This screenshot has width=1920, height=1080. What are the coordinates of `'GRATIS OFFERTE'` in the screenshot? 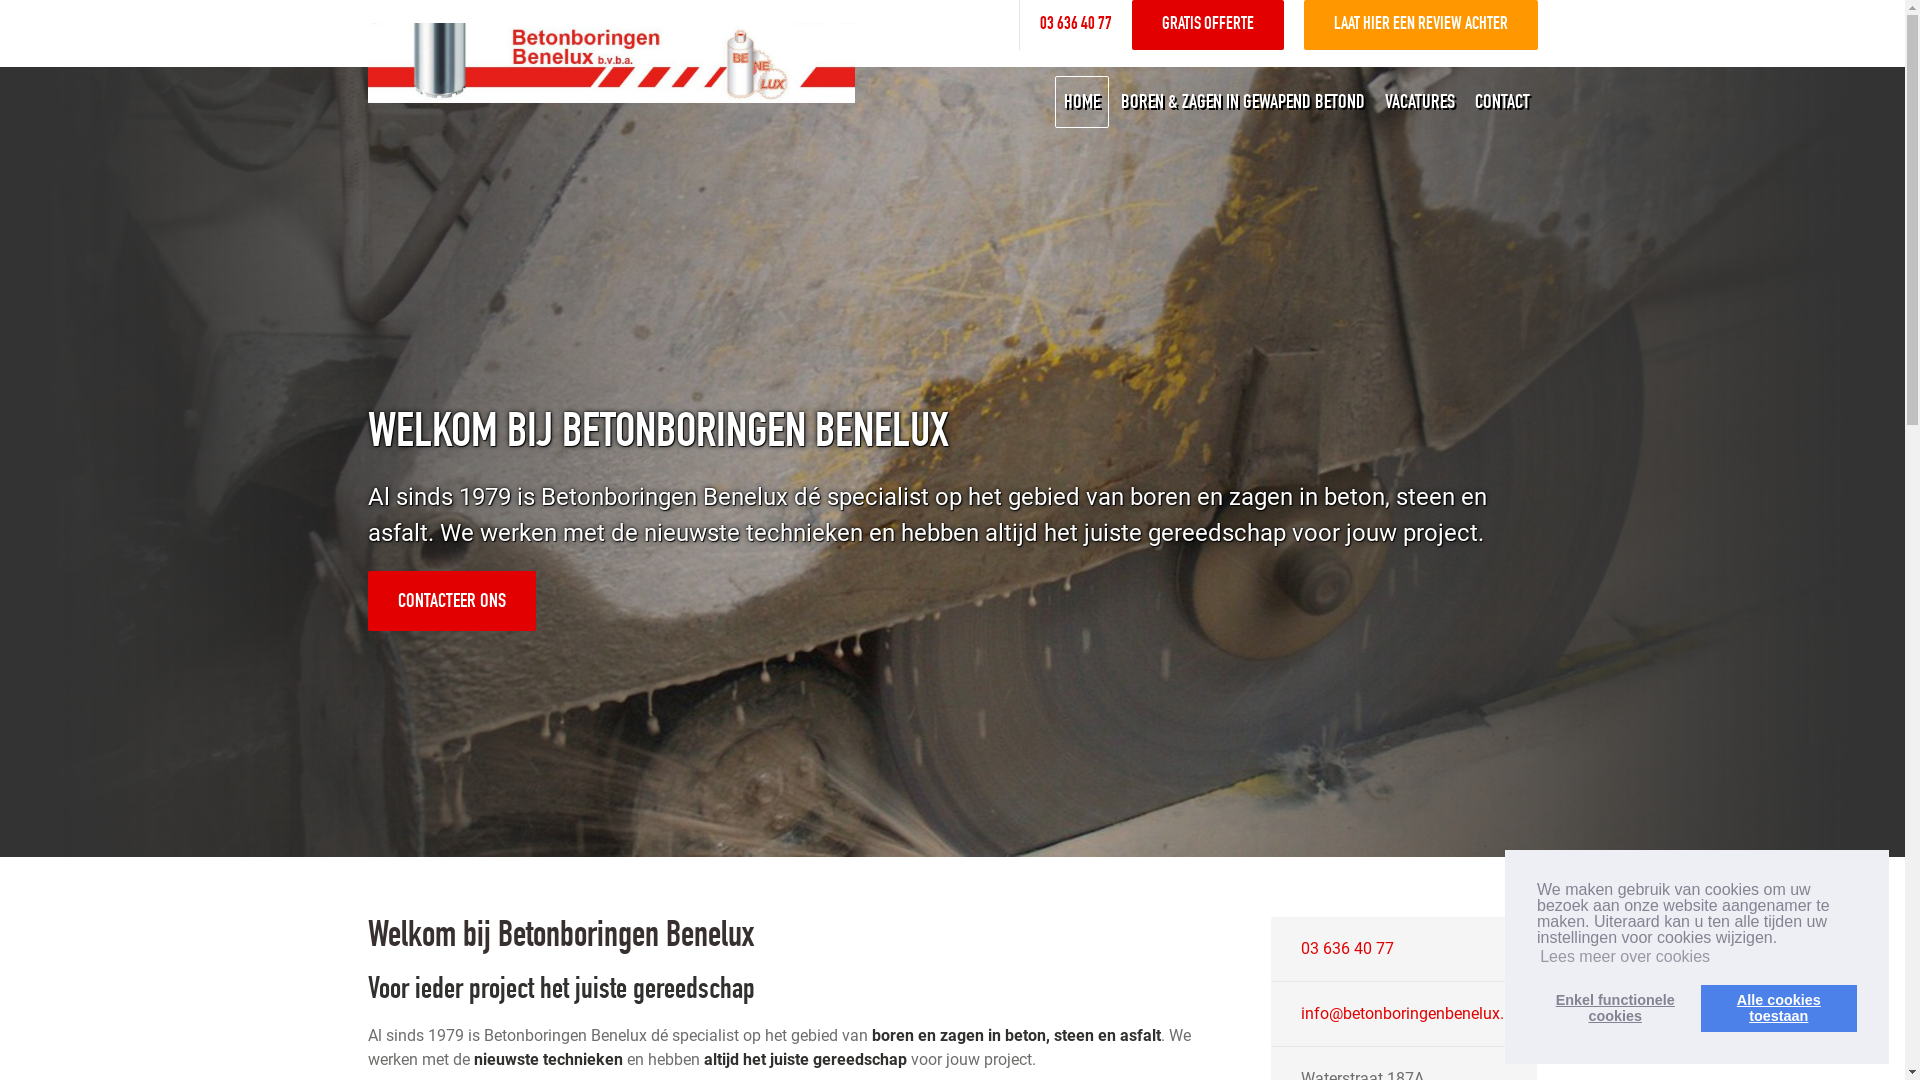 It's located at (1132, 24).